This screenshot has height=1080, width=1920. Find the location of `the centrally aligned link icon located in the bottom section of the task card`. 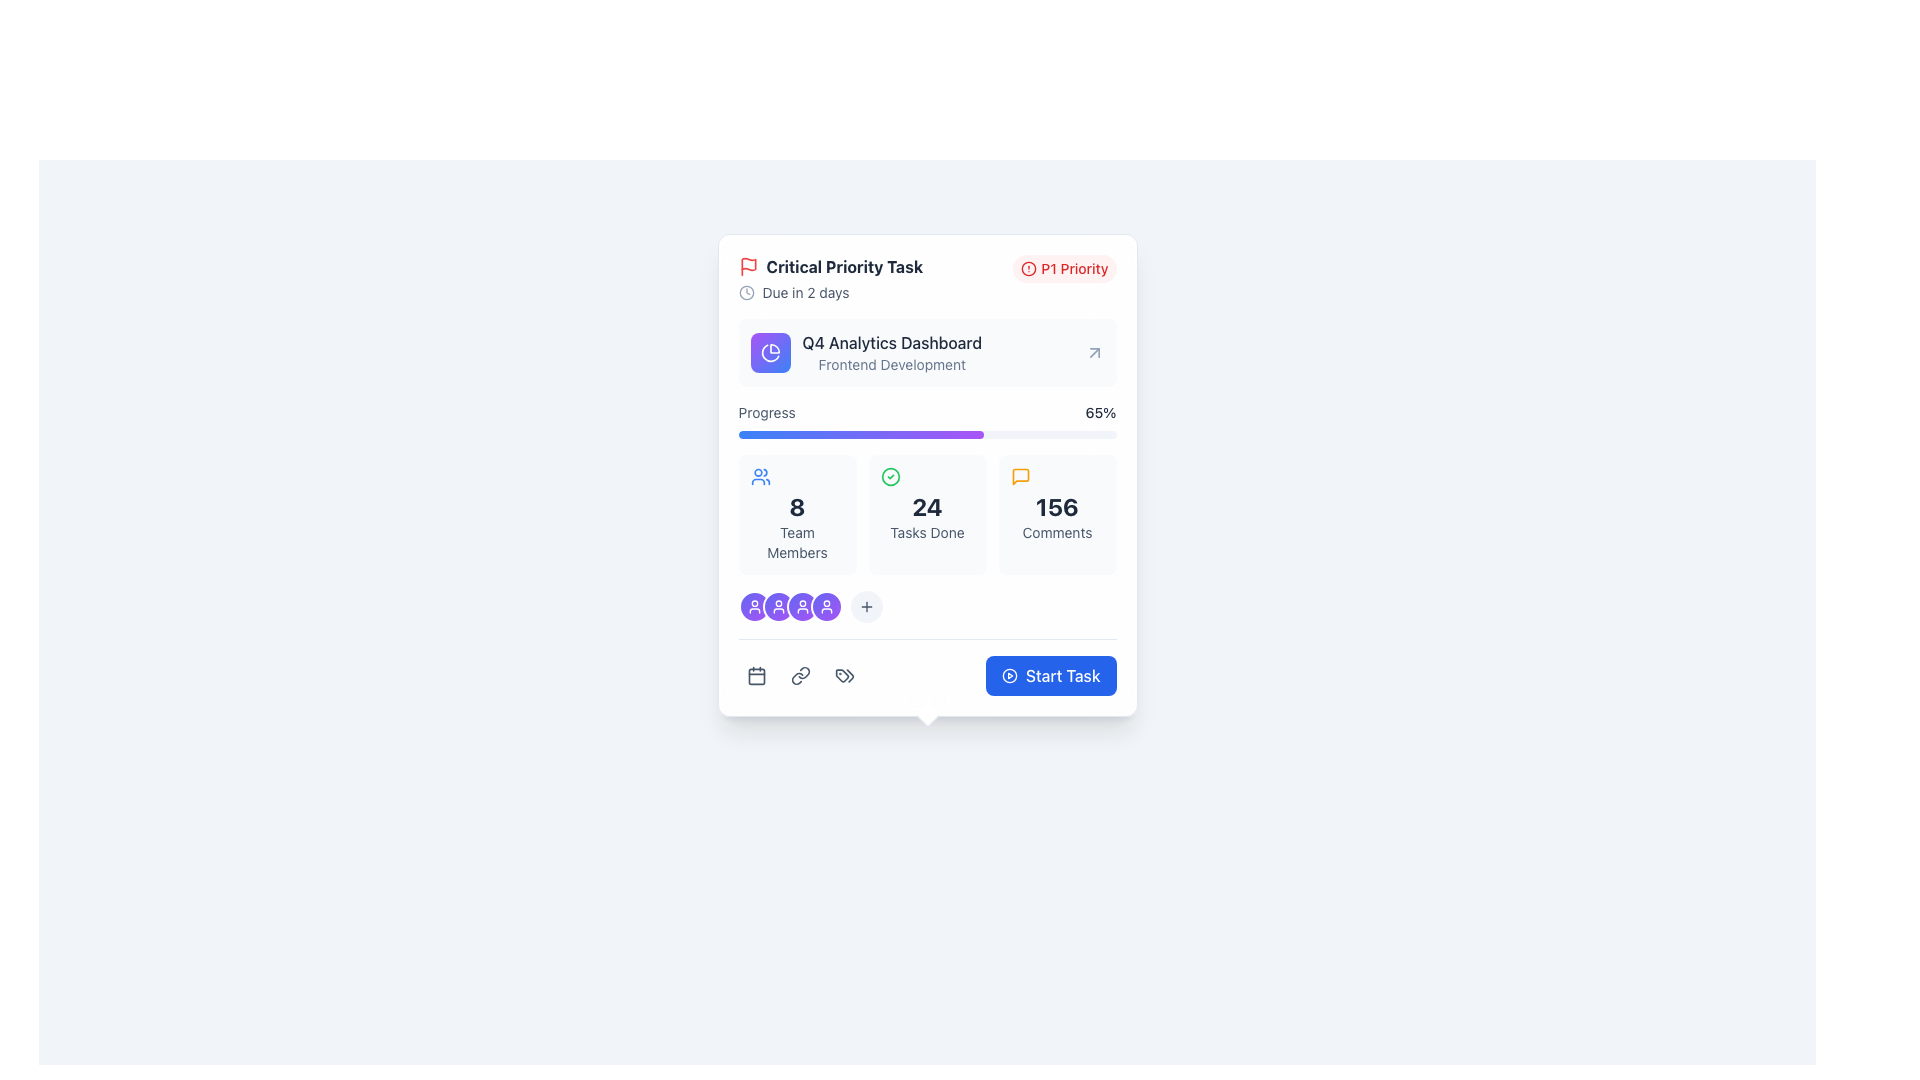

the centrally aligned link icon located in the bottom section of the task card is located at coordinates (800, 675).